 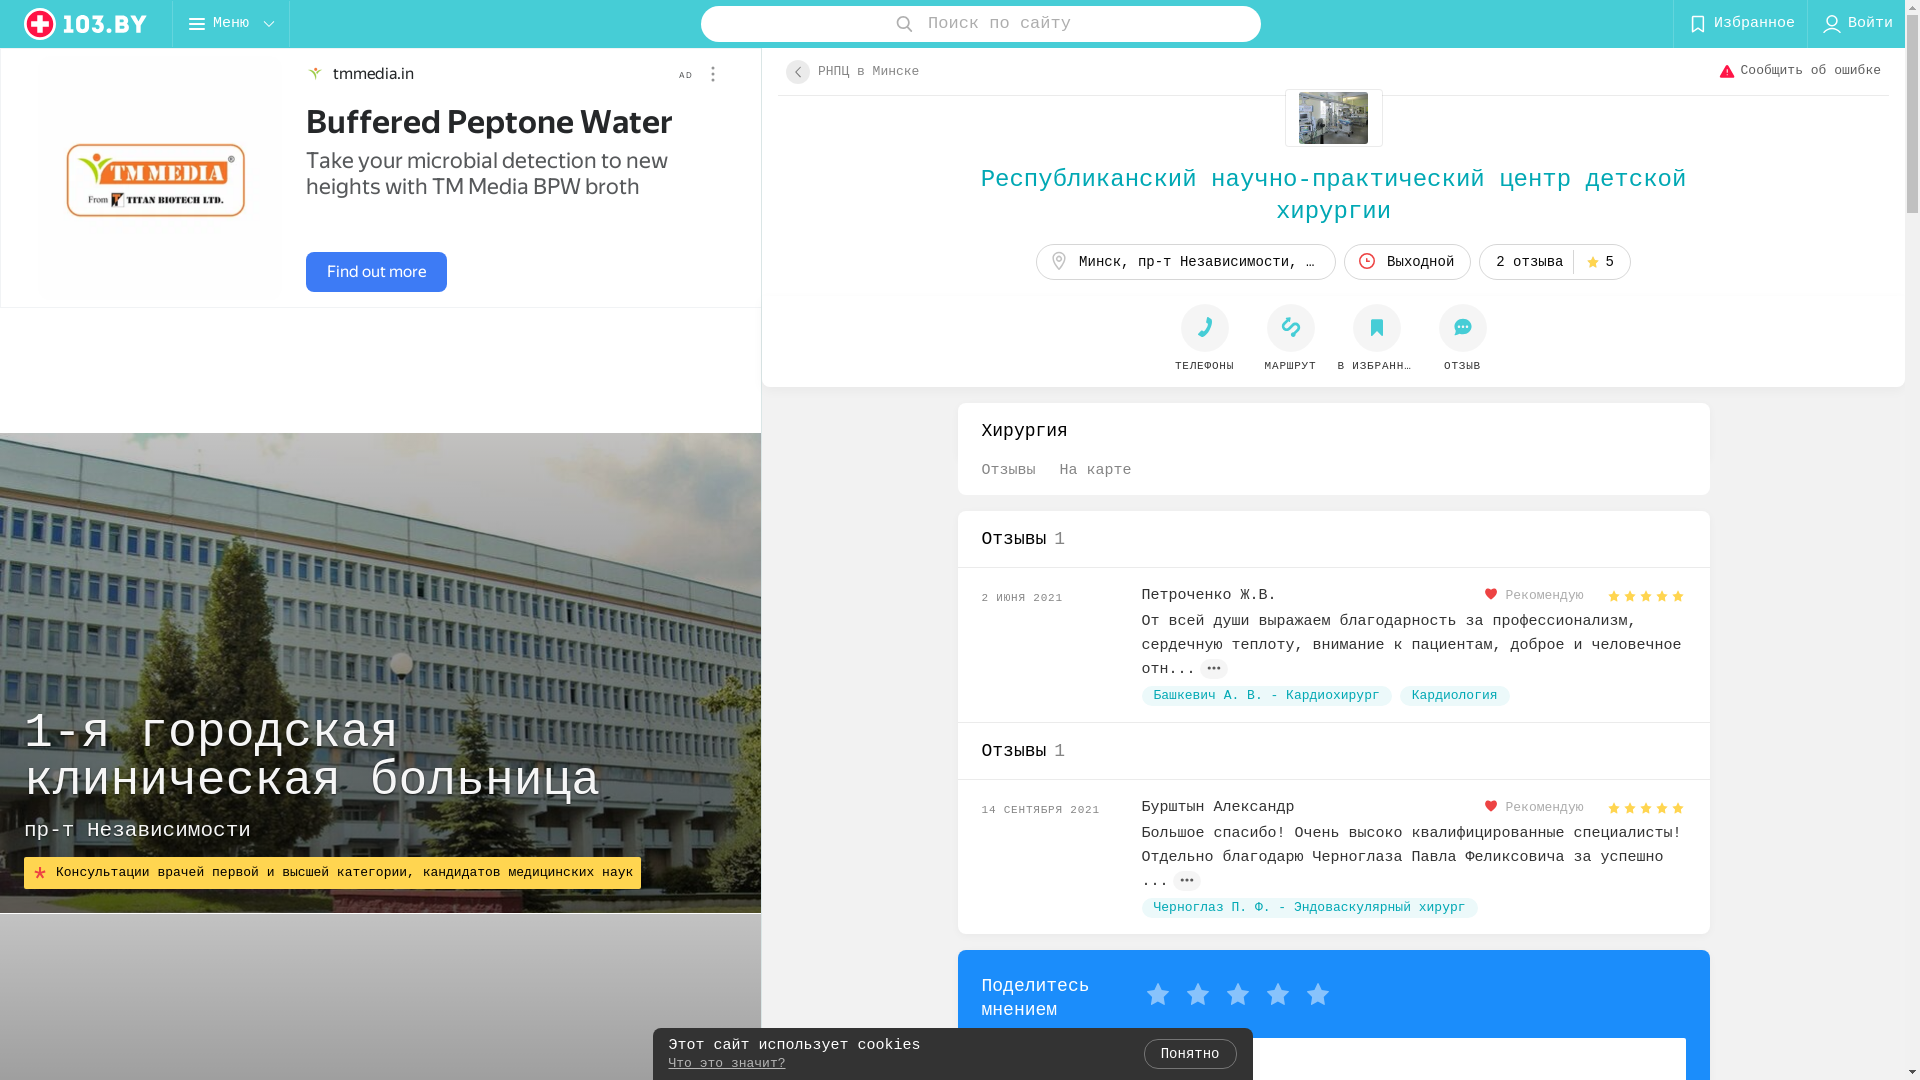 What do you see at coordinates (85, 23) in the screenshot?
I see `'logo'` at bounding box center [85, 23].